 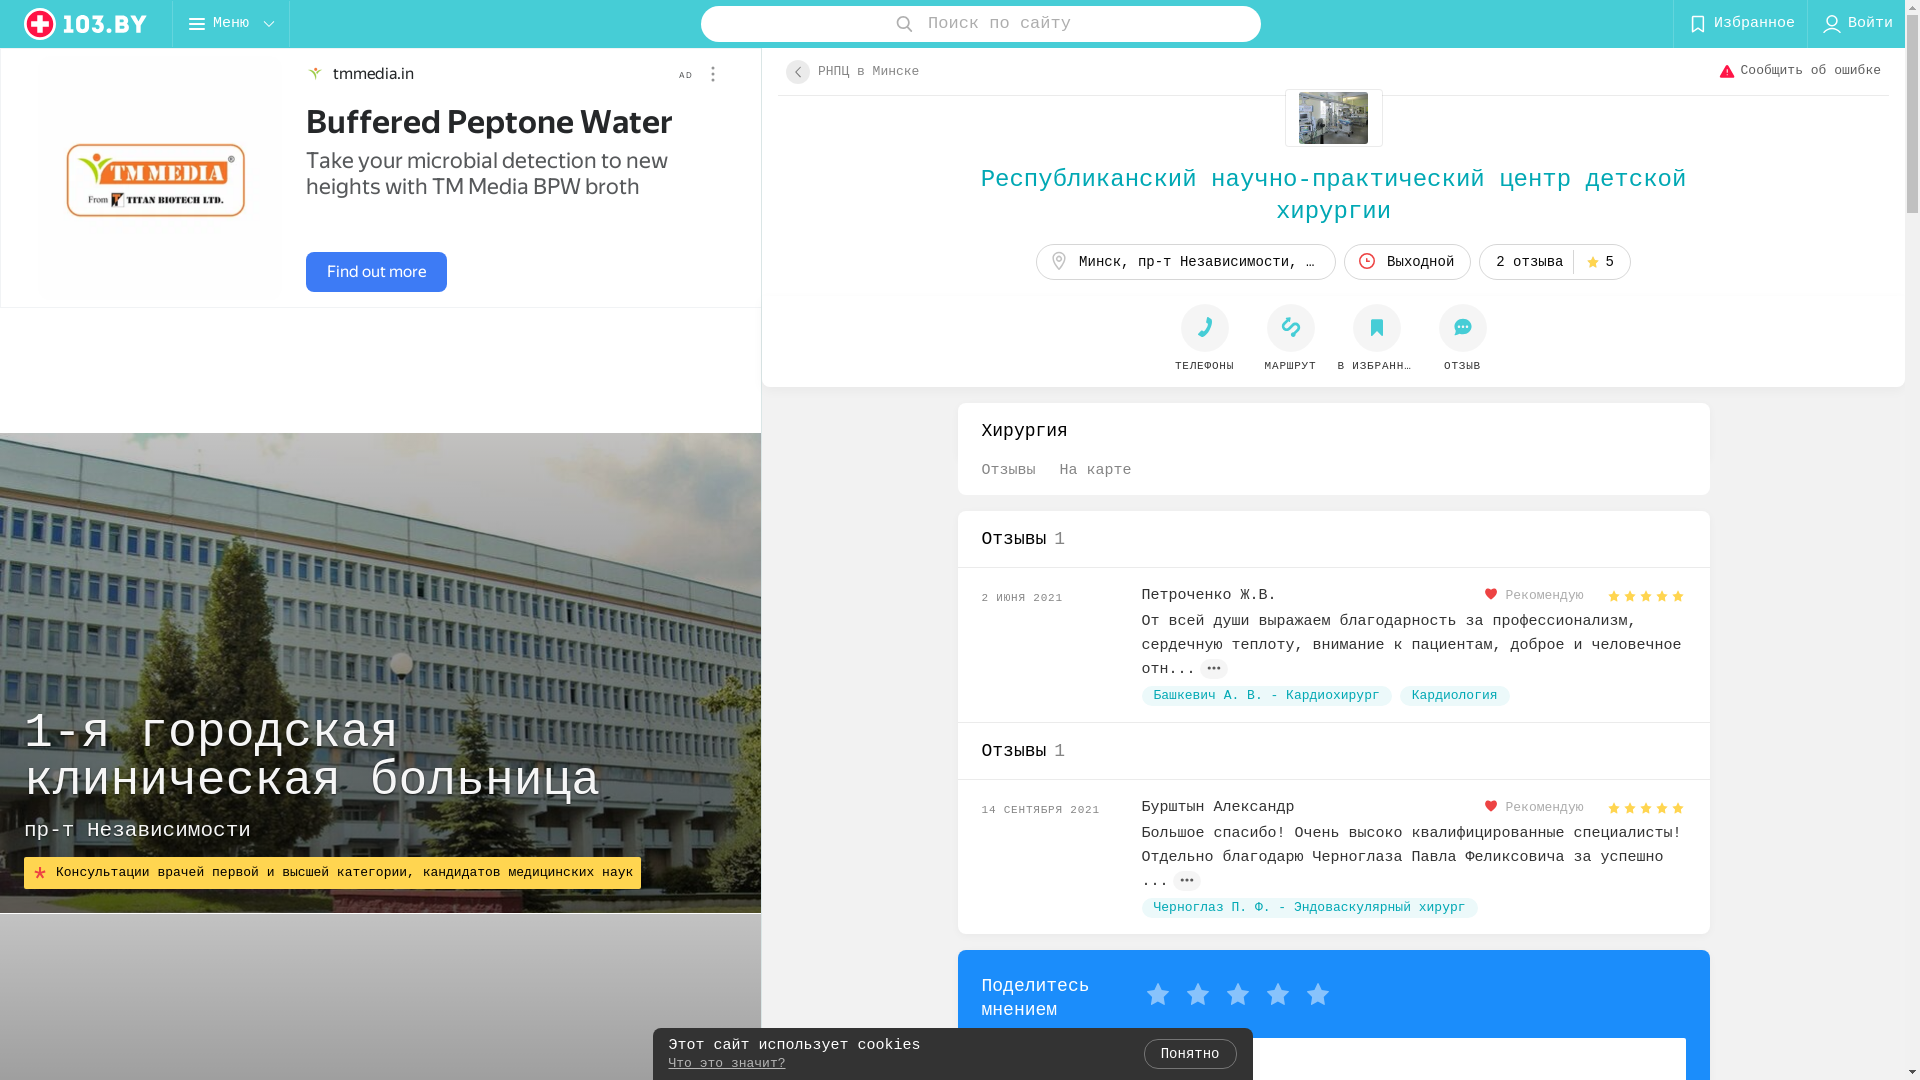 What do you see at coordinates (85, 23) in the screenshot?
I see `'logo'` at bounding box center [85, 23].